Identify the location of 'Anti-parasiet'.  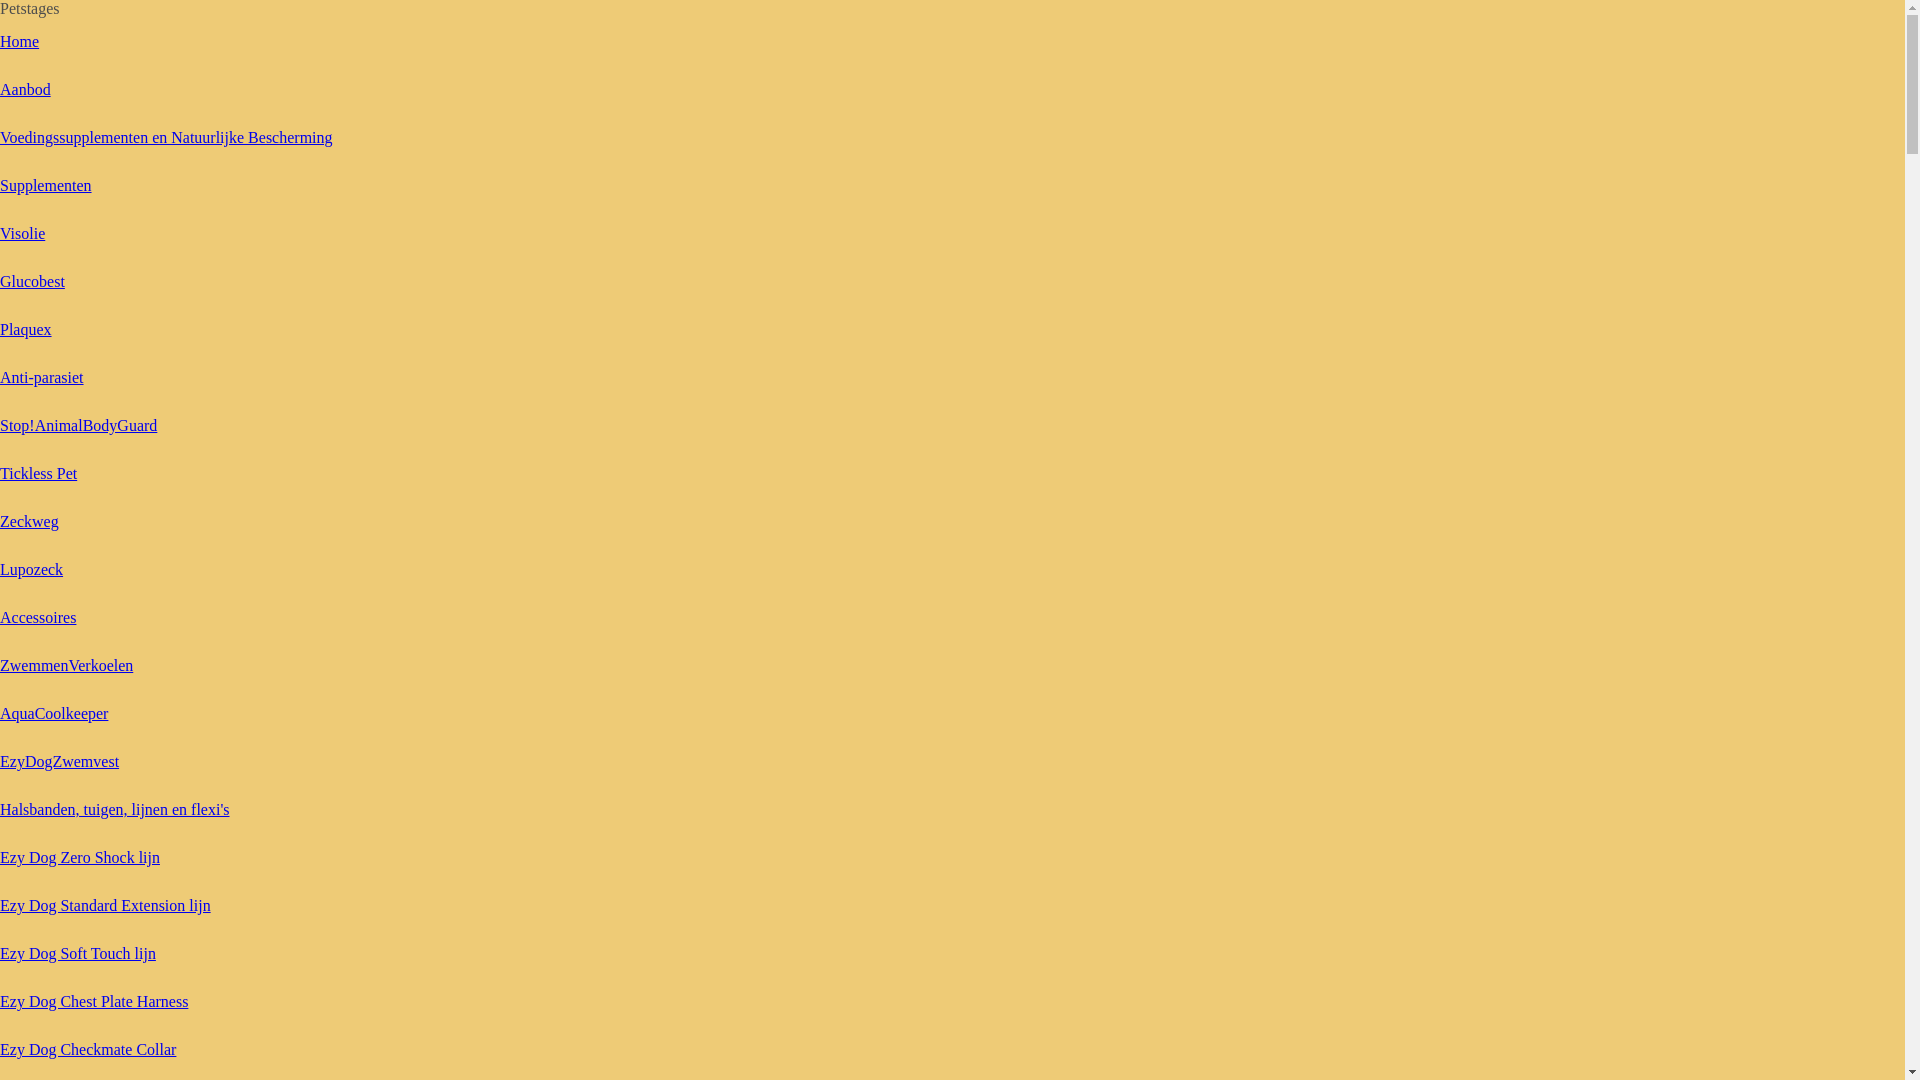
(42, 377).